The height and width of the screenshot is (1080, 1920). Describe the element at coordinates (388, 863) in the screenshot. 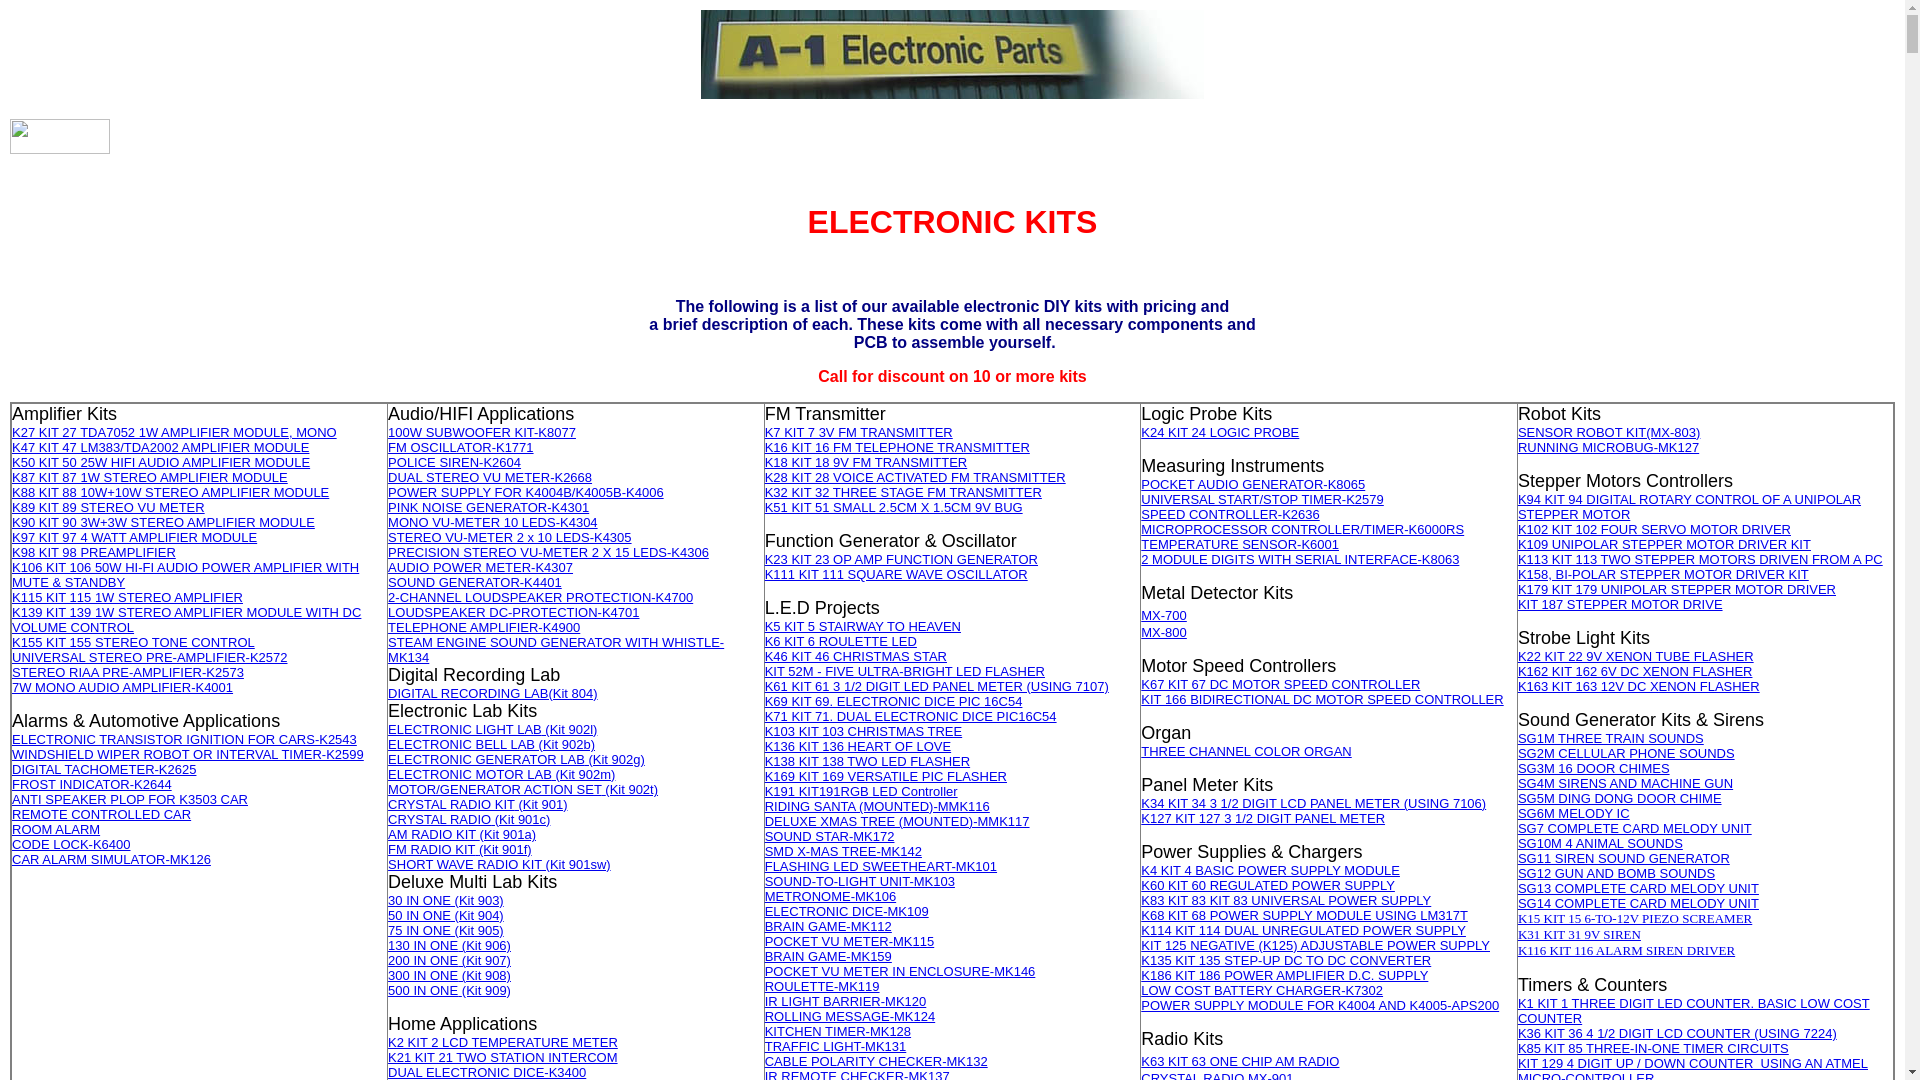

I see `'SHORT WAVE RADIO KIT (Kit 901sw)'` at that location.